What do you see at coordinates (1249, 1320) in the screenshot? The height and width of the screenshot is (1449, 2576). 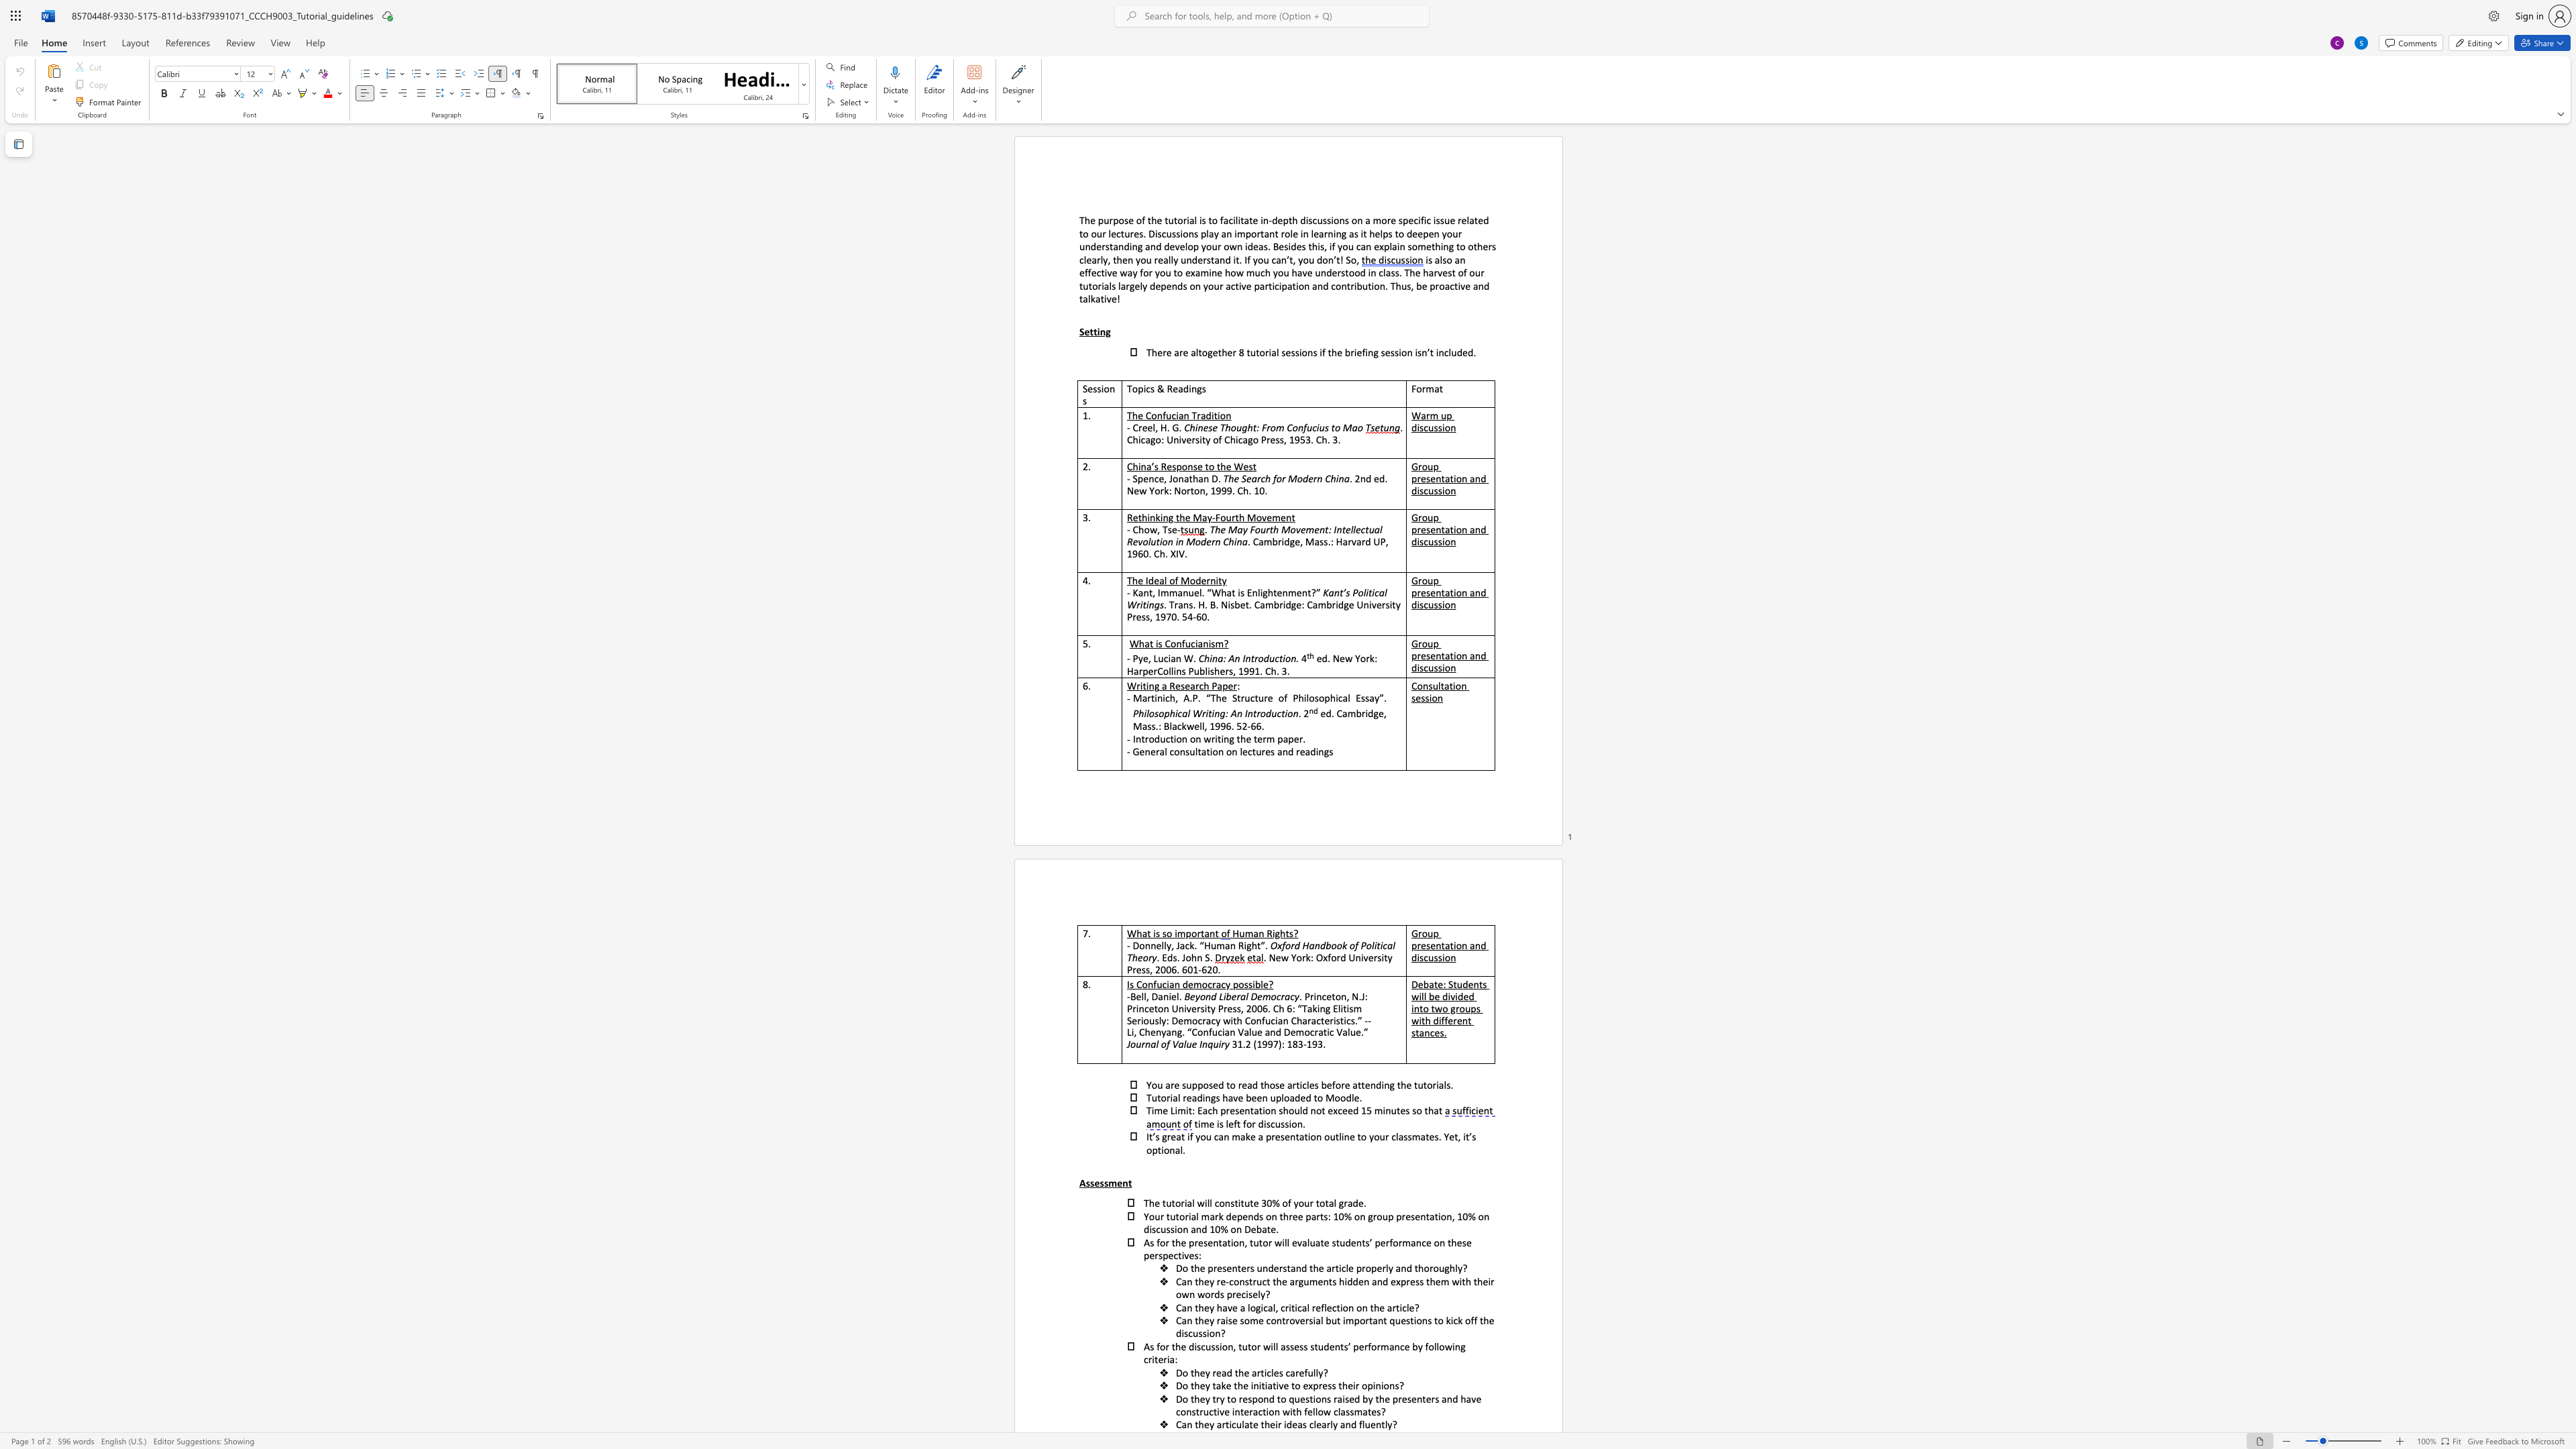 I see `the subset text "me controversi" within the text "Can they raise some controversial but important questions to kick off the discussion?"` at bounding box center [1249, 1320].